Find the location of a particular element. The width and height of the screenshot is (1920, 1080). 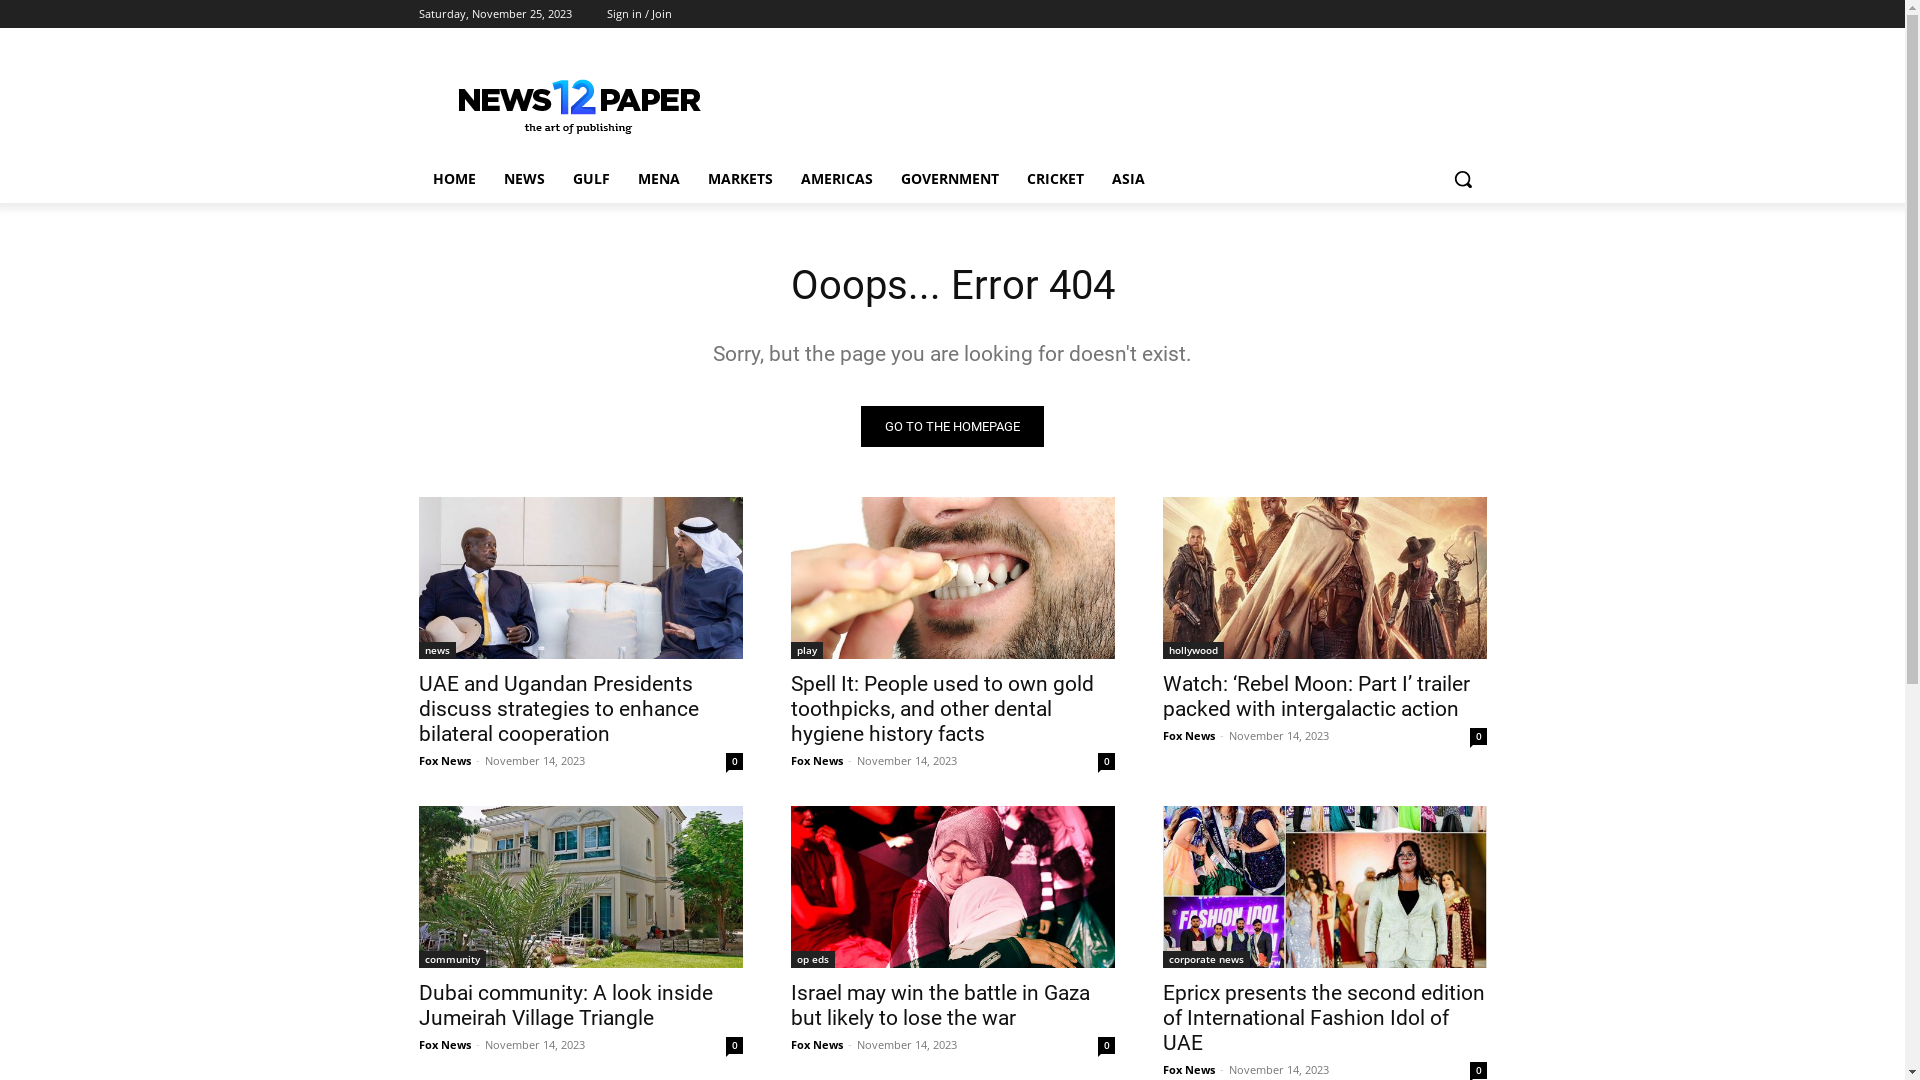

'op eds' is located at coordinates (811, 958).